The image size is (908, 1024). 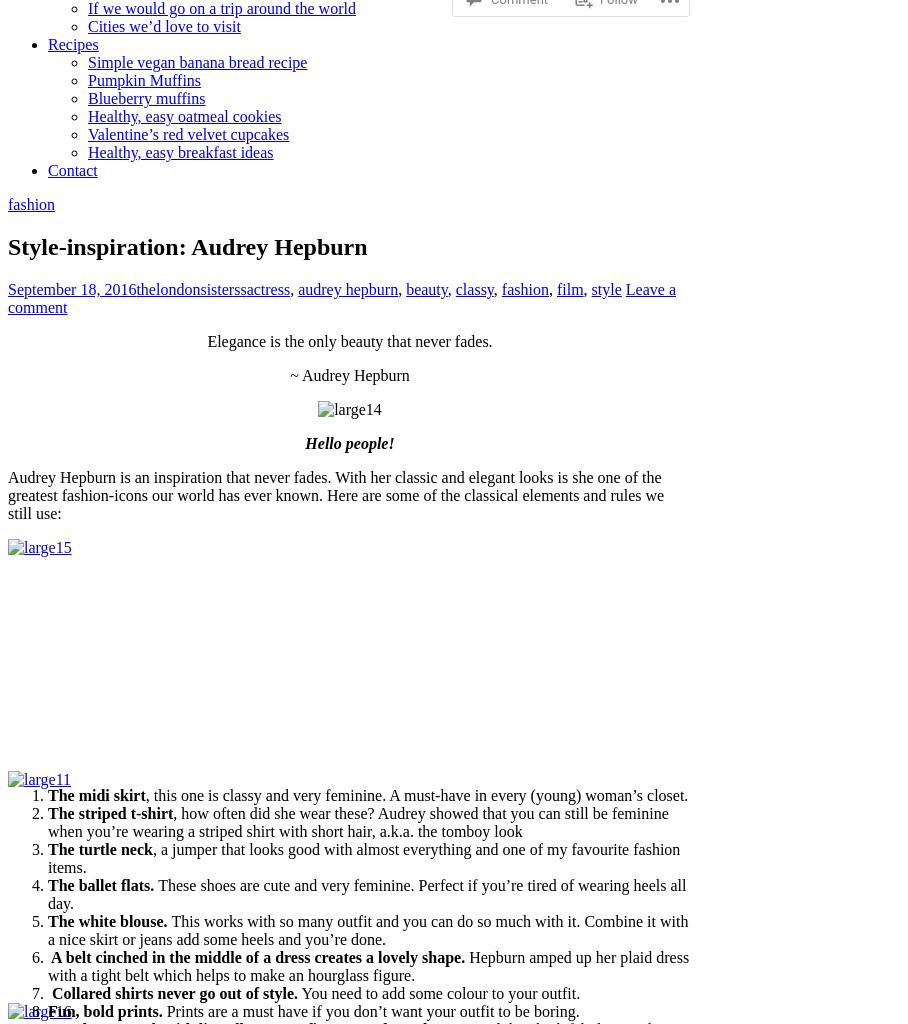 What do you see at coordinates (48, 893) in the screenshot?
I see `'These shoes are cute and very feminine. Perfect if you’re tired of wearing heels all day.'` at bounding box center [48, 893].